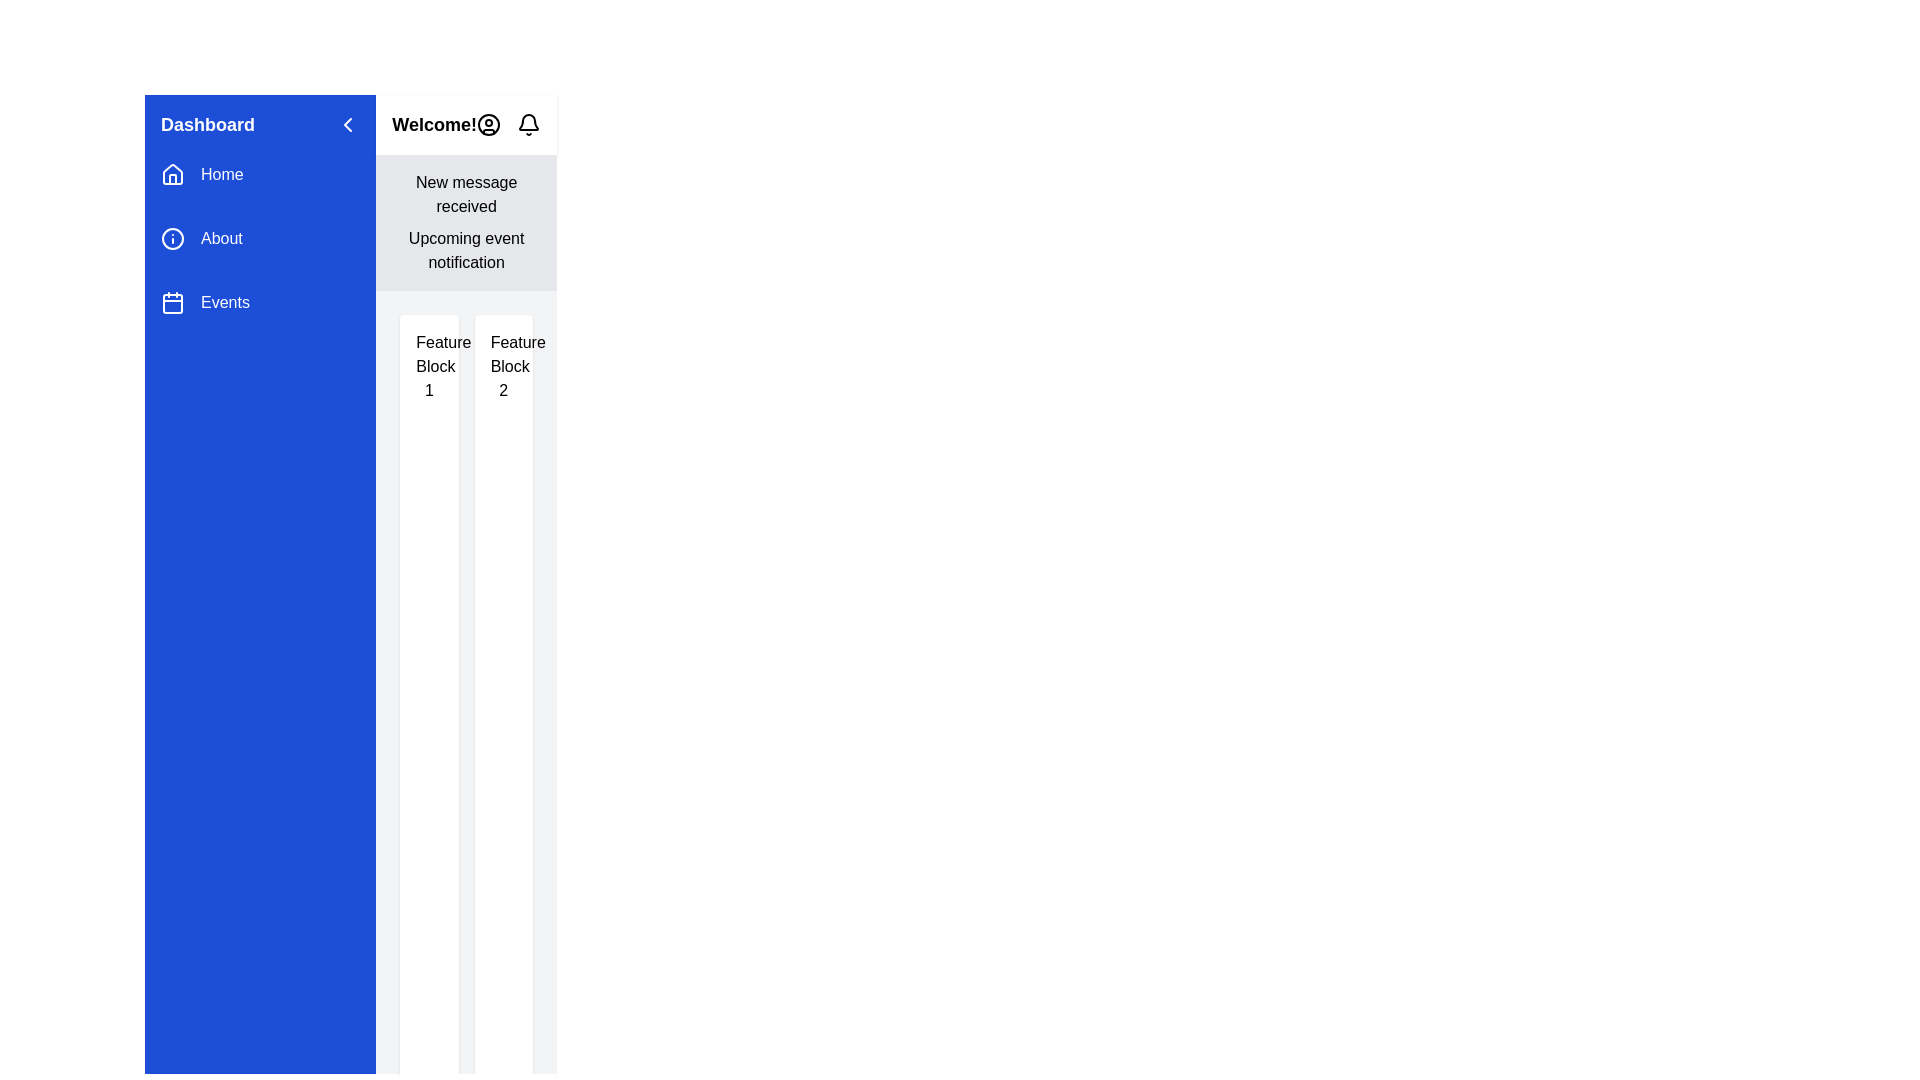 The width and height of the screenshot is (1920, 1080). Describe the element at coordinates (528, 122) in the screenshot. I see `the bell icon located in the top bar, next to the 'Welcome!' text` at that location.